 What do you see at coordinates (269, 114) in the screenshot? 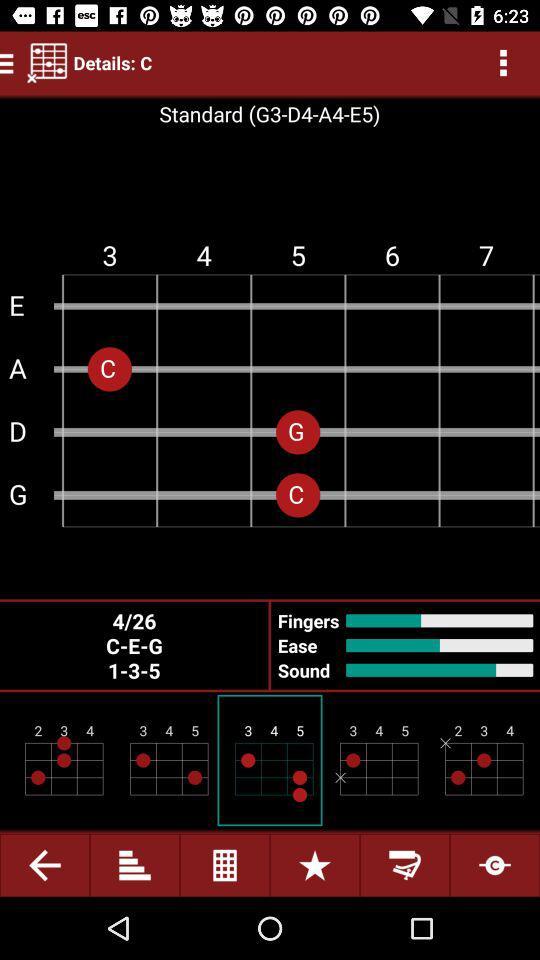
I see `text standardg3d4a4e5` at bounding box center [269, 114].